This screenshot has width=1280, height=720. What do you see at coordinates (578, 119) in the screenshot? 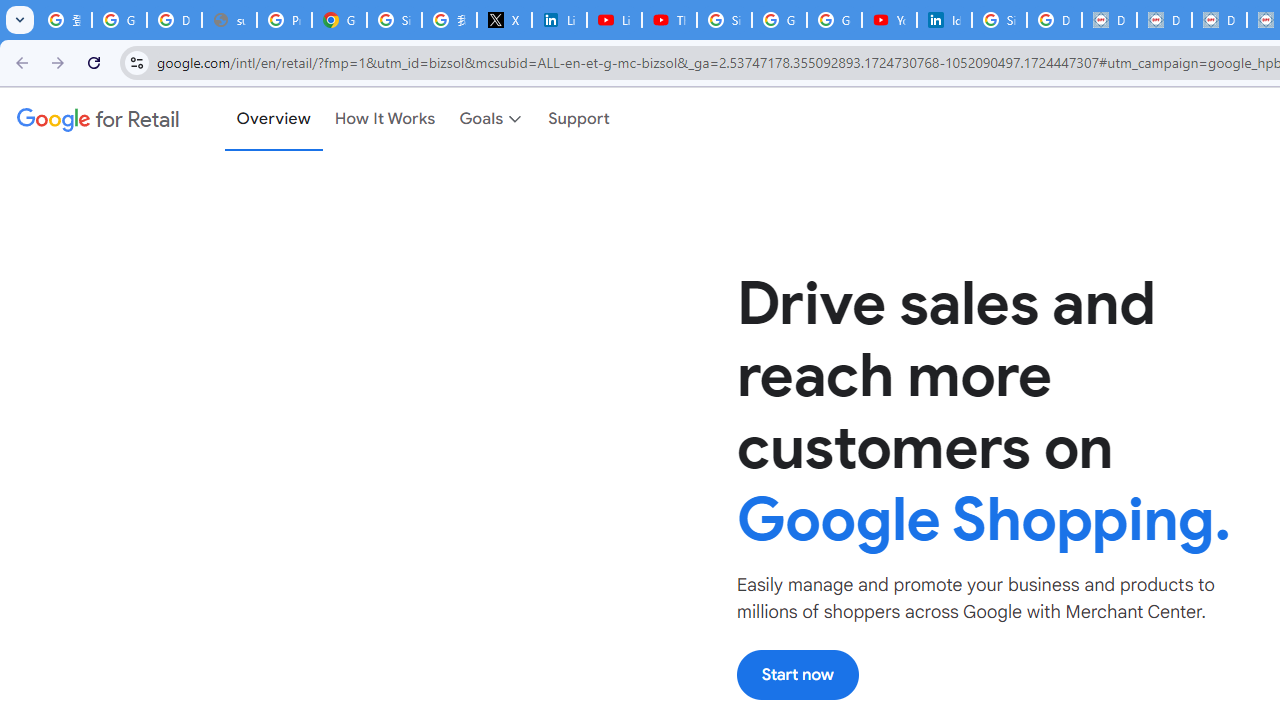
I see `'Support'` at bounding box center [578, 119].